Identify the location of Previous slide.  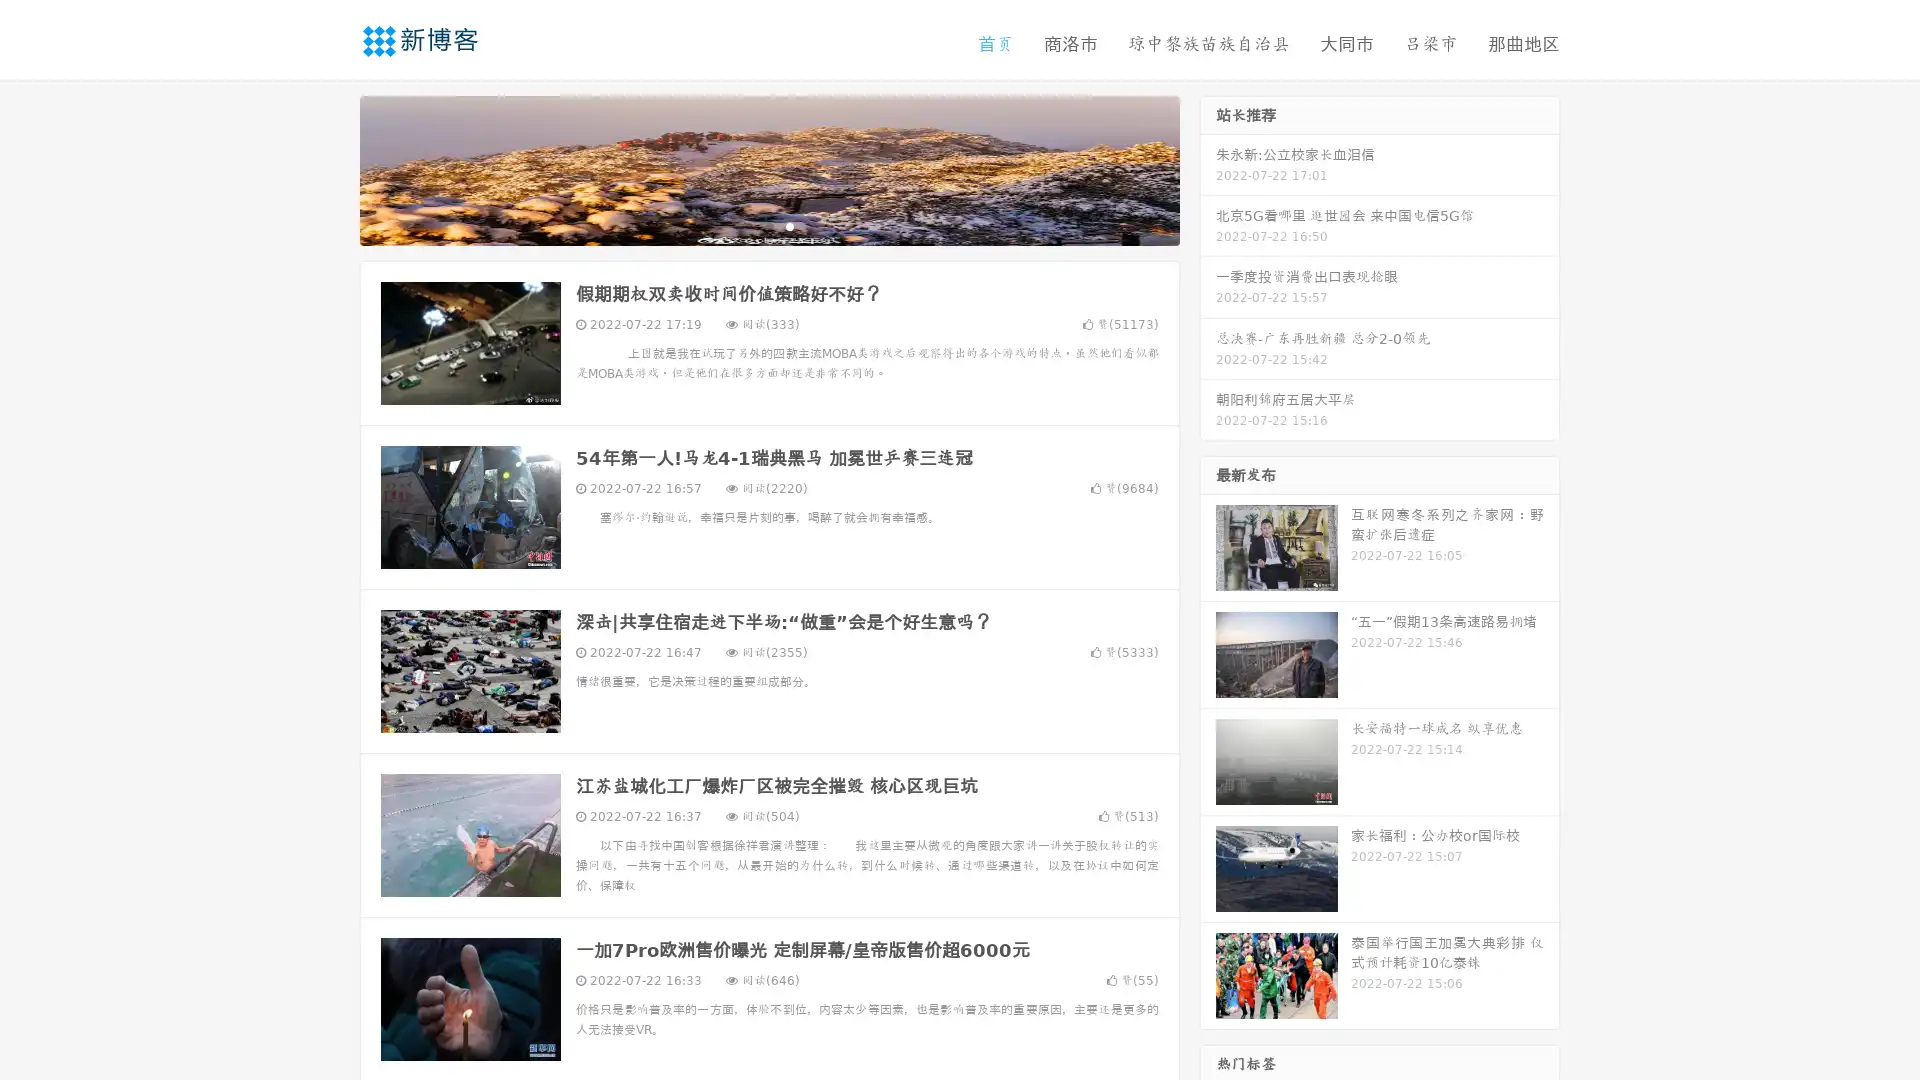
(330, 168).